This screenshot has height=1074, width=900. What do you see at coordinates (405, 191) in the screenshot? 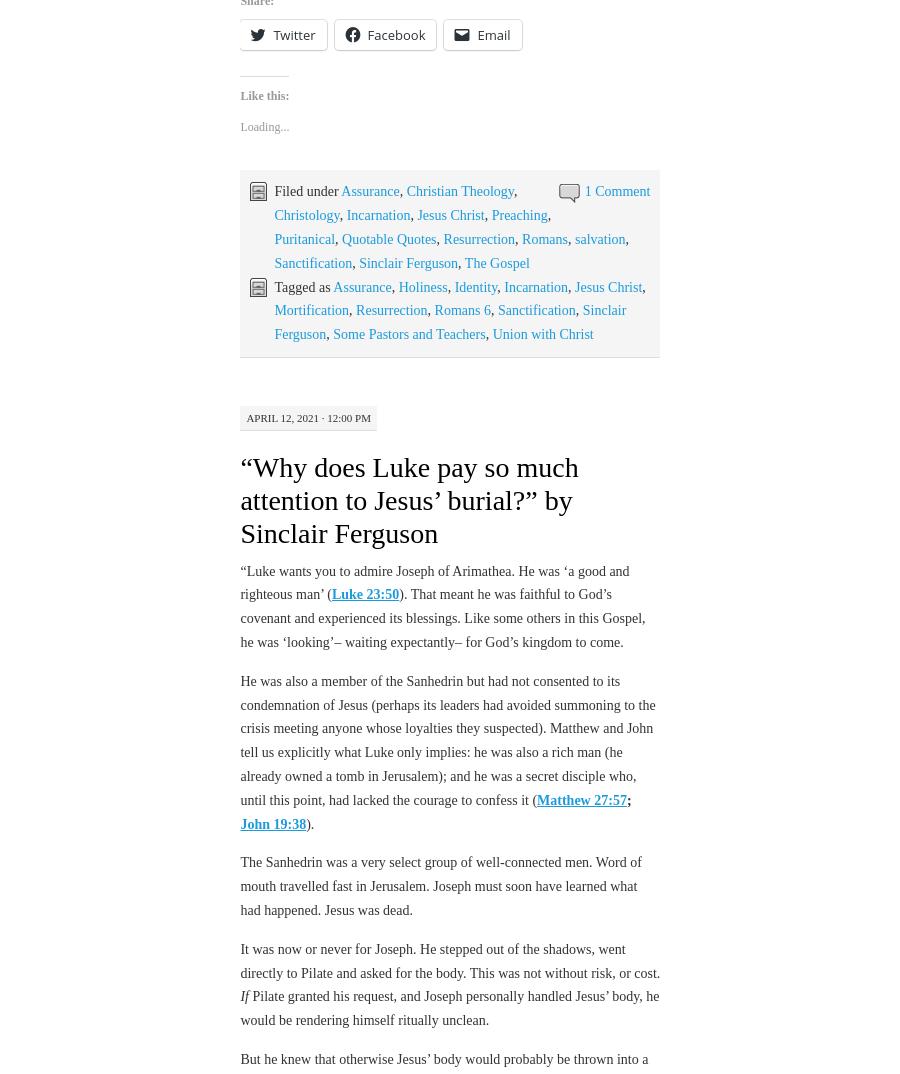
I see `'Christian Theology'` at bounding box center [405, 191].